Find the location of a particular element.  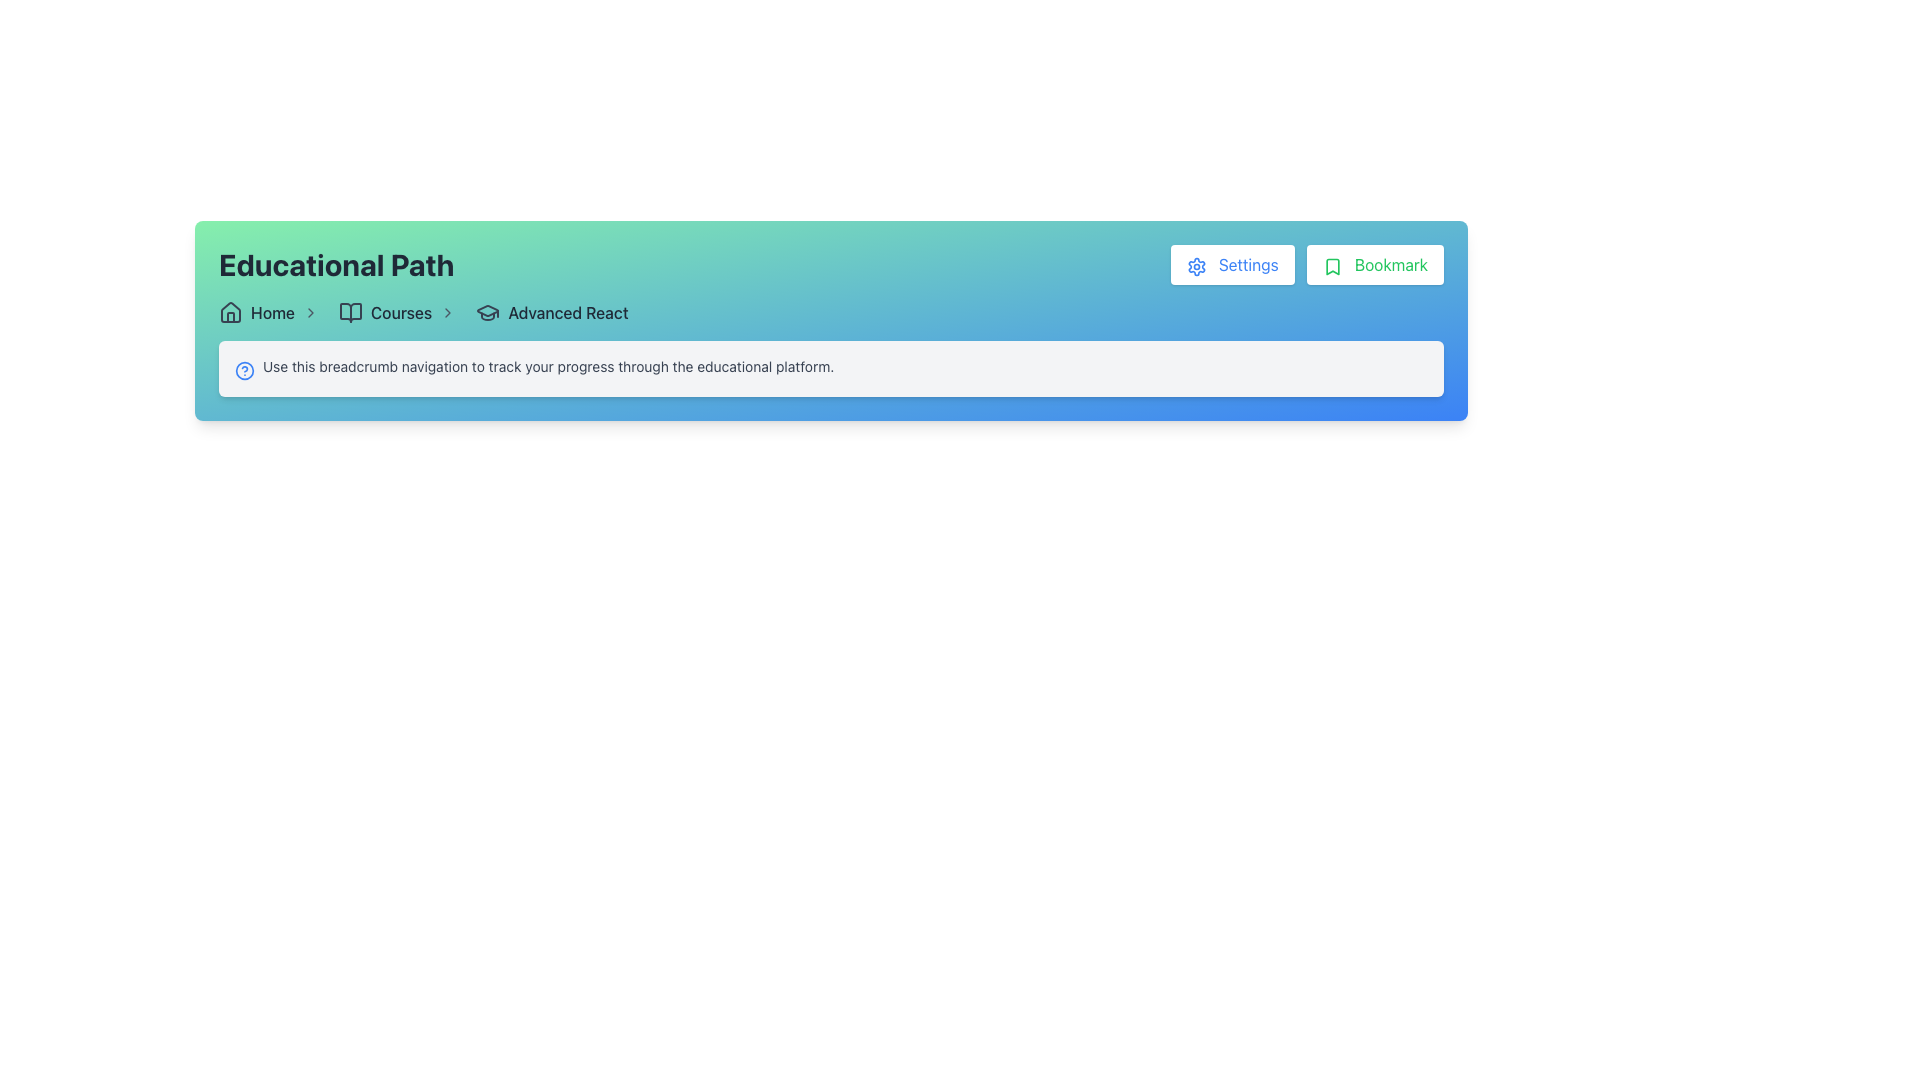

the 'Courses' segment of the breadcrumb navigation, which is the middle segment located between 'Home' and 'Advanced React' is located at coordinates (422, 312).